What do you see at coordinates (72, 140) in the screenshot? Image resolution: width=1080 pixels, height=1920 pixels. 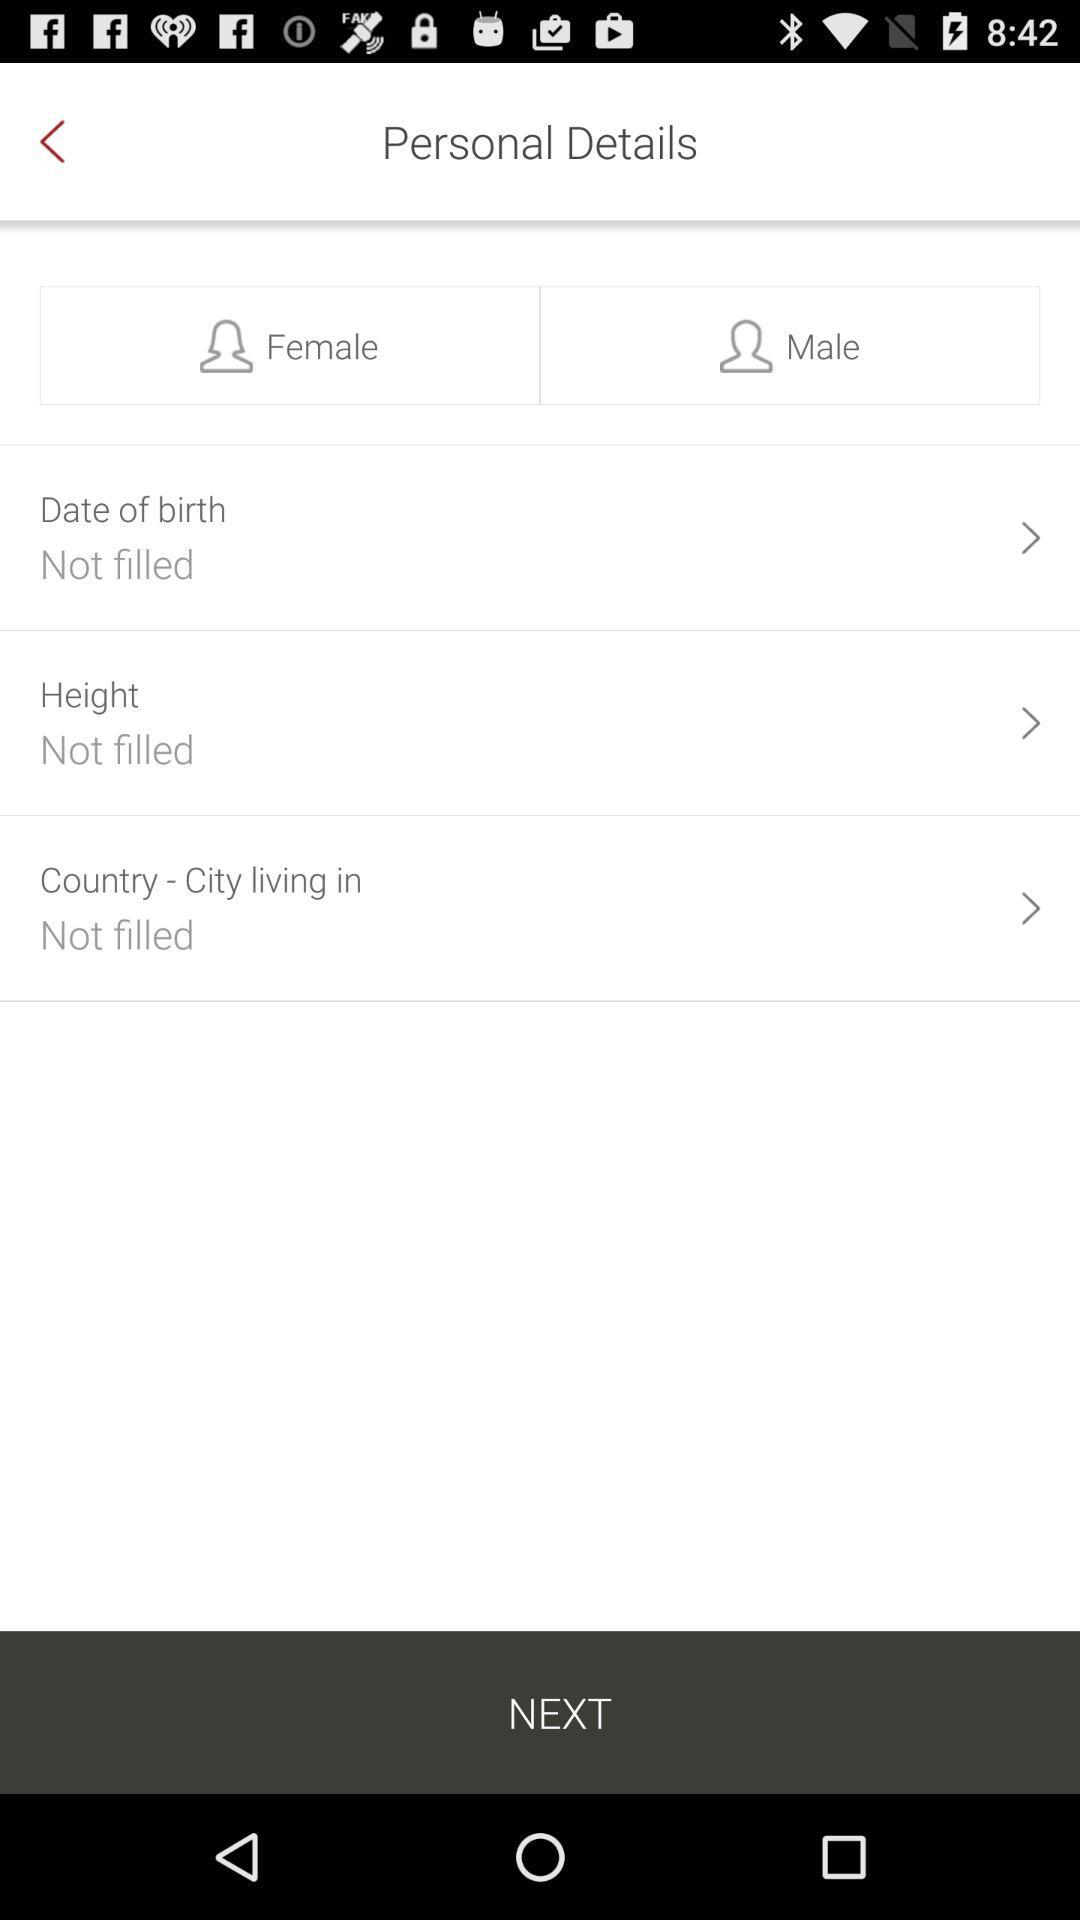 I see `the item next to personal details` at bounding box center [72, 140].